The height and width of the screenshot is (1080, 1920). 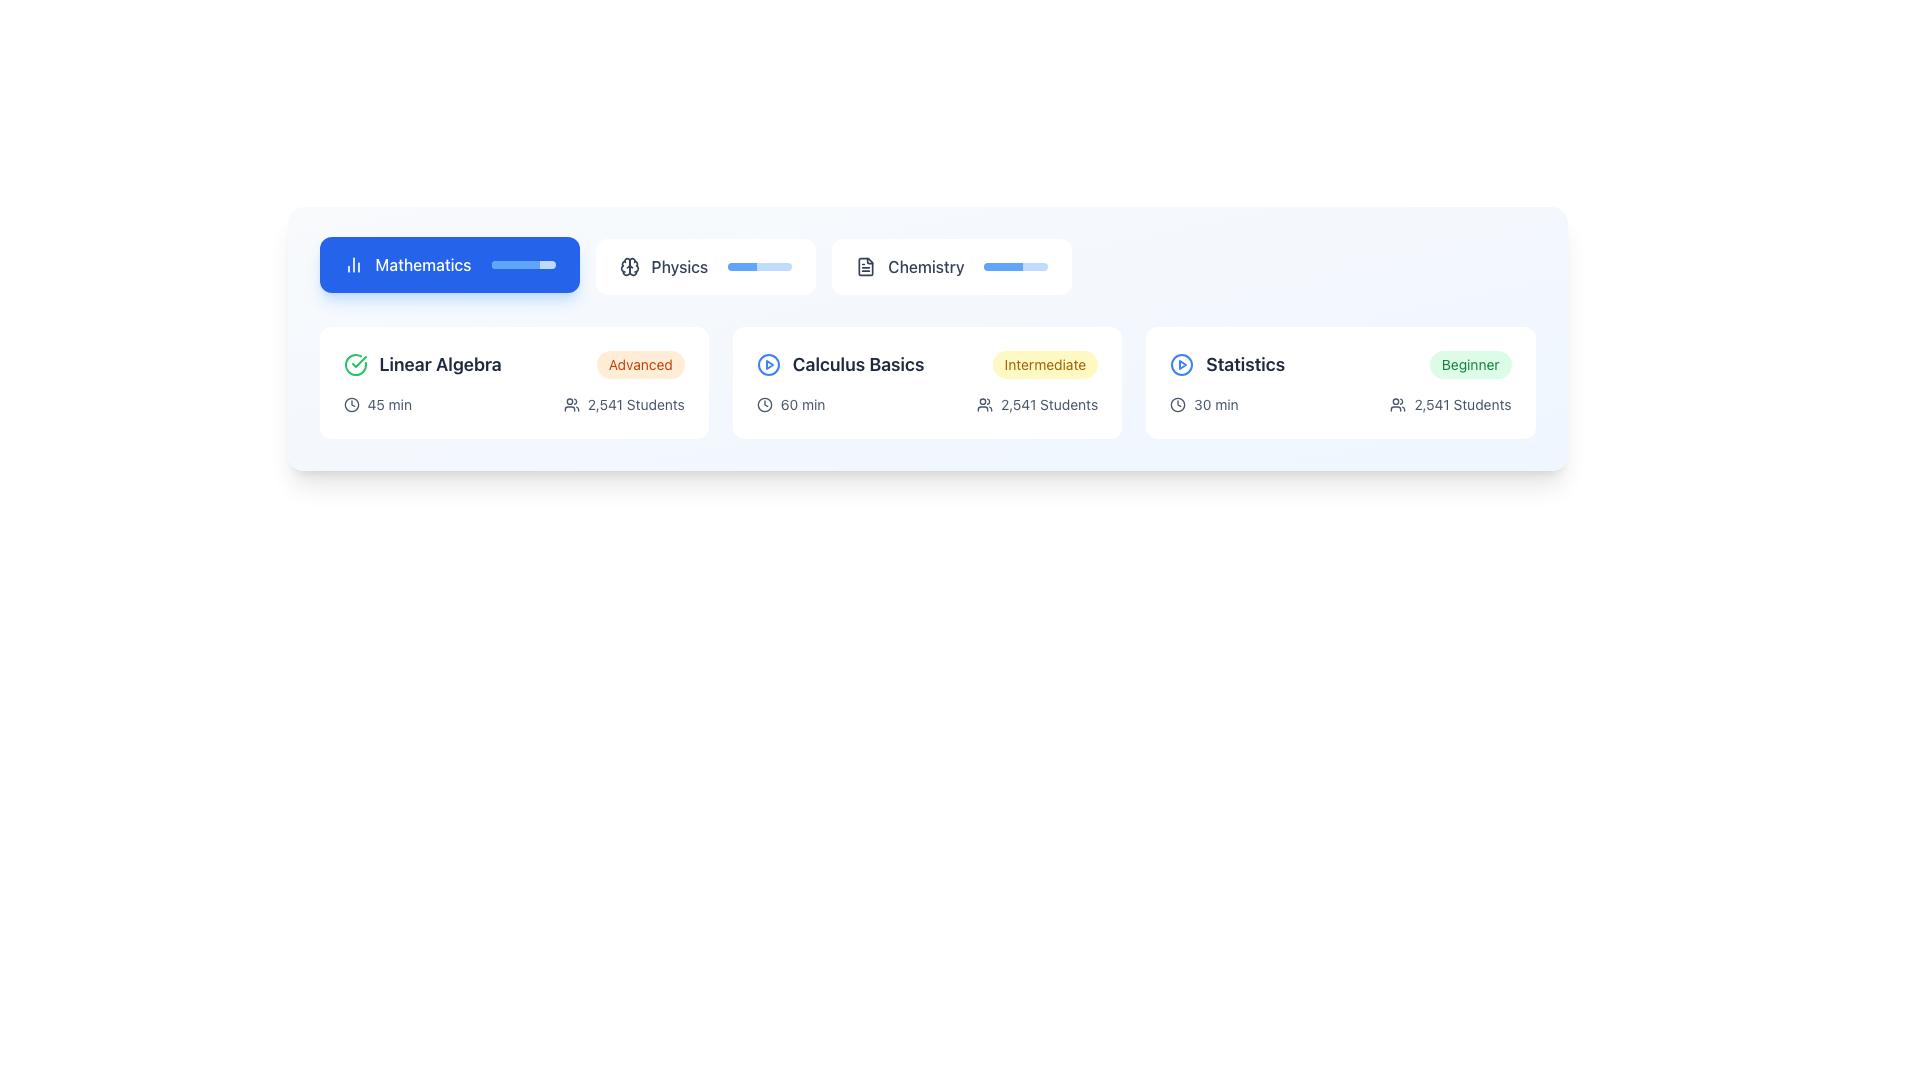 I want to click on the 'Chemistry' button, which is a rectangular interactive button with the text 'Chemistry' and an icon of a document to the left, to trigger style changes, so click(x=951, y=265).